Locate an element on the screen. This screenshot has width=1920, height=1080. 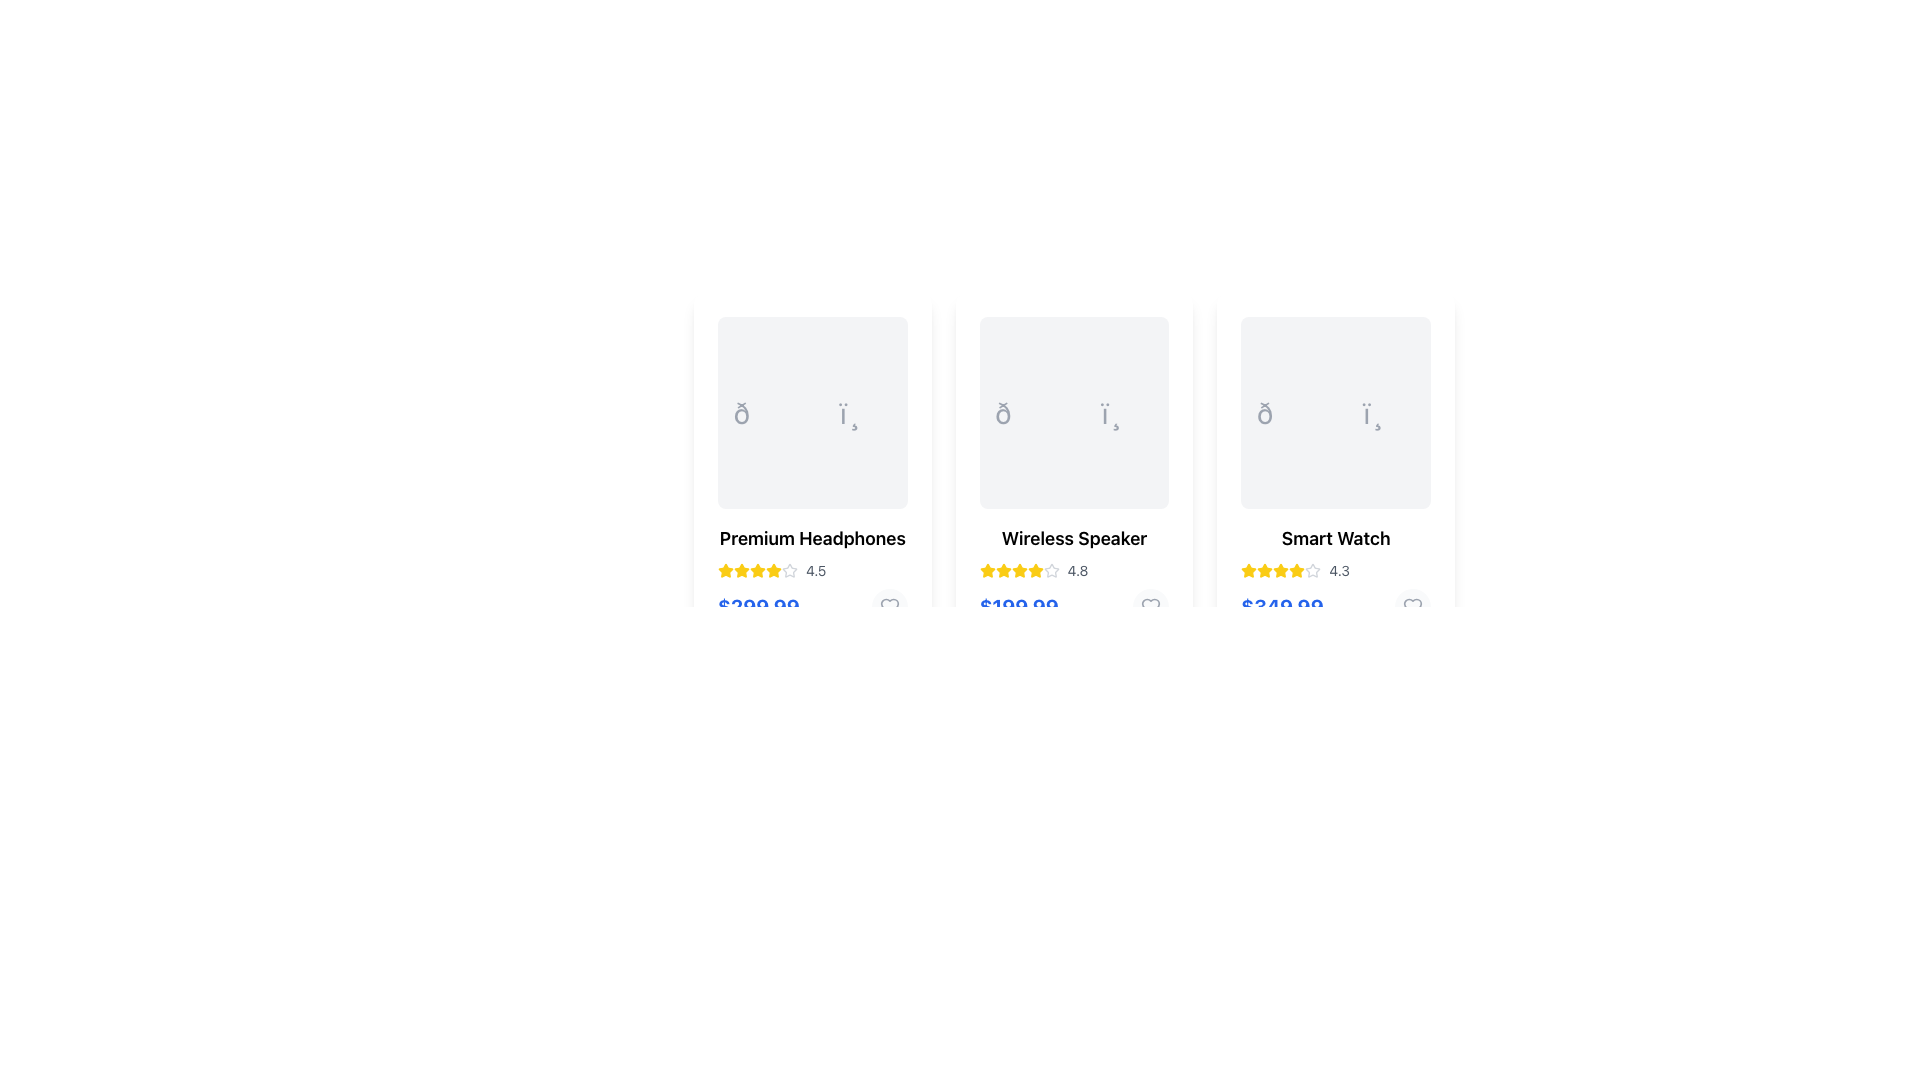
the visual representation of the fifth rating star icon for the product 'Wireless Speaker', which indicates part of the 4.8/5 rating is located at coordinates (1035, 570).